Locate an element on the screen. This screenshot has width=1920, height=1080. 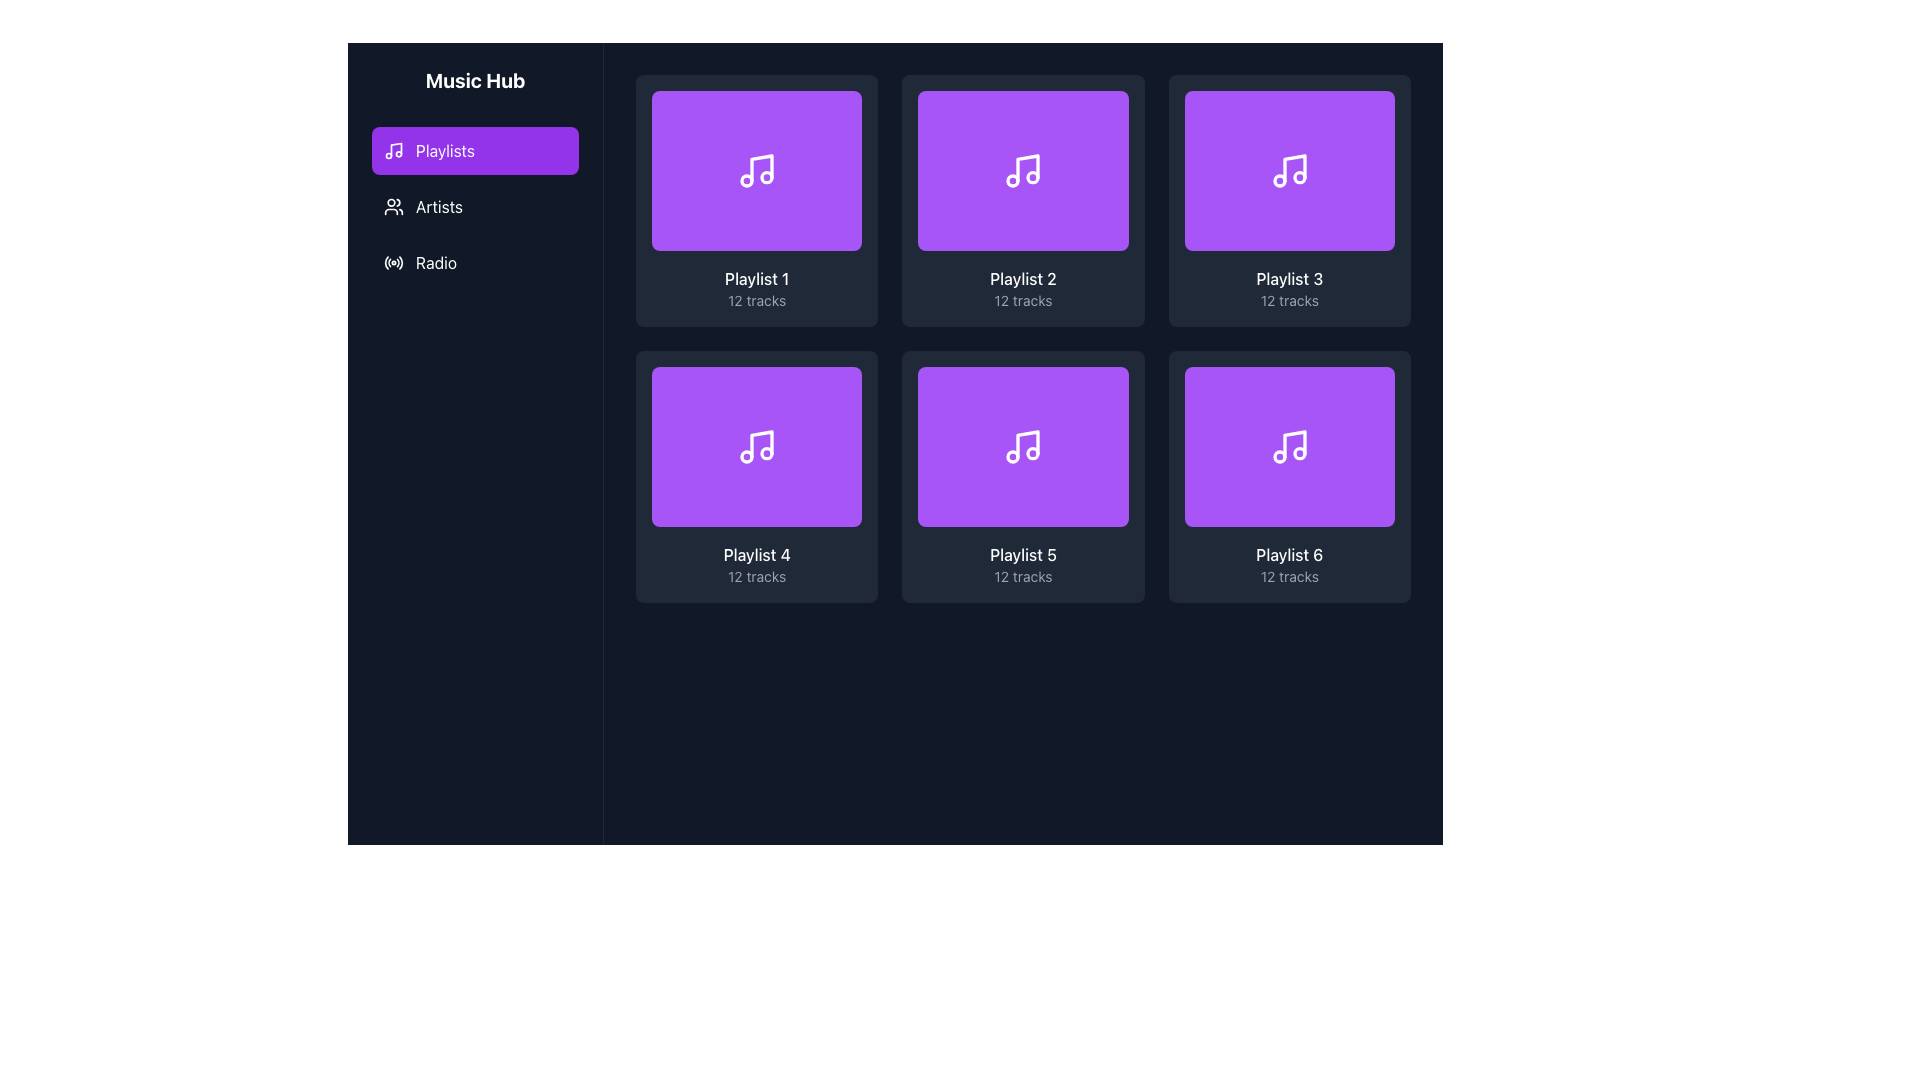
the purple button with a white music note icon, which is the second button in the first row of a grid layout containing six buttons is located at coordinates (1023, 169).